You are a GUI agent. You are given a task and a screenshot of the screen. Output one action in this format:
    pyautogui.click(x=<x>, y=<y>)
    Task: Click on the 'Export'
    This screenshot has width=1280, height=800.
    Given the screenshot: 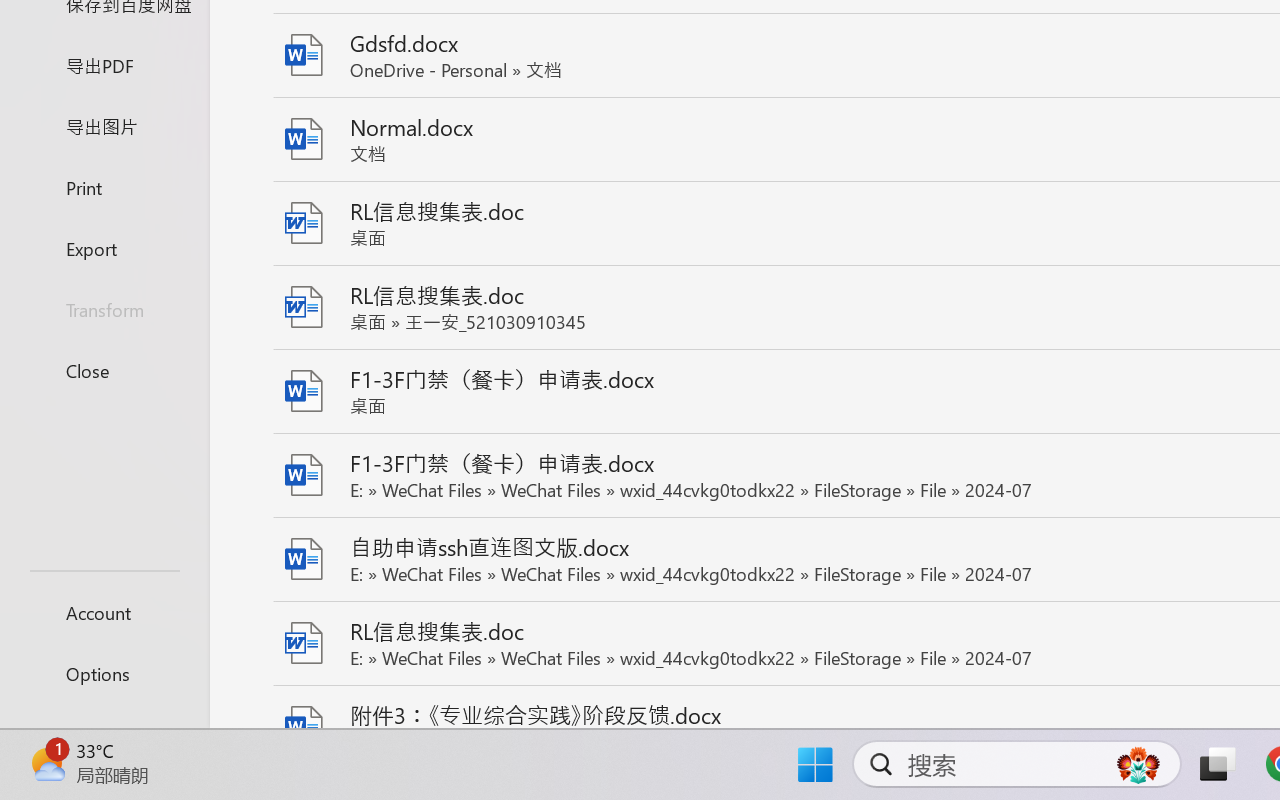 What is the action you would take?
    pyautogui.click(x=103, y=247)
    